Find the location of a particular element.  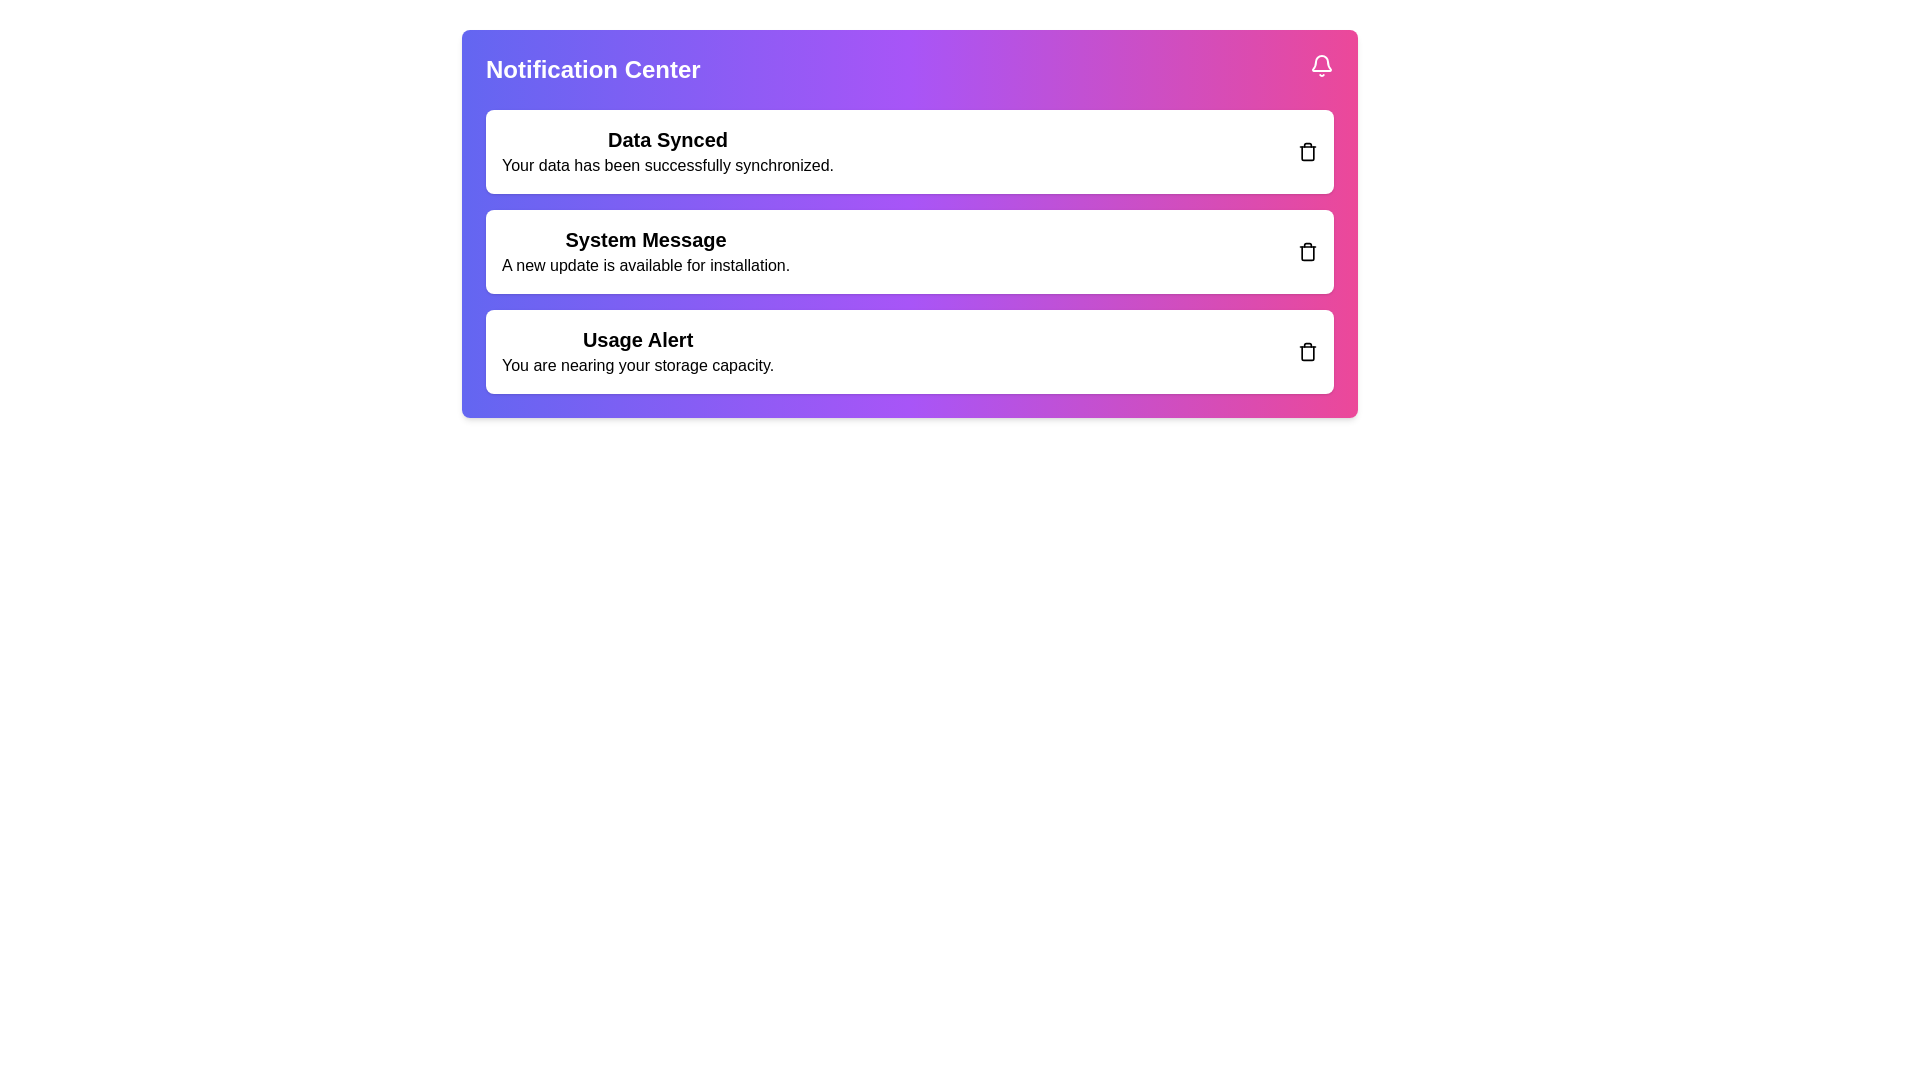

the second Static Notification Card in the Notification Center that displays an update notification, positioned between 'Data Synced' and 'Usage Alert' is located at coordinates (909, 223).